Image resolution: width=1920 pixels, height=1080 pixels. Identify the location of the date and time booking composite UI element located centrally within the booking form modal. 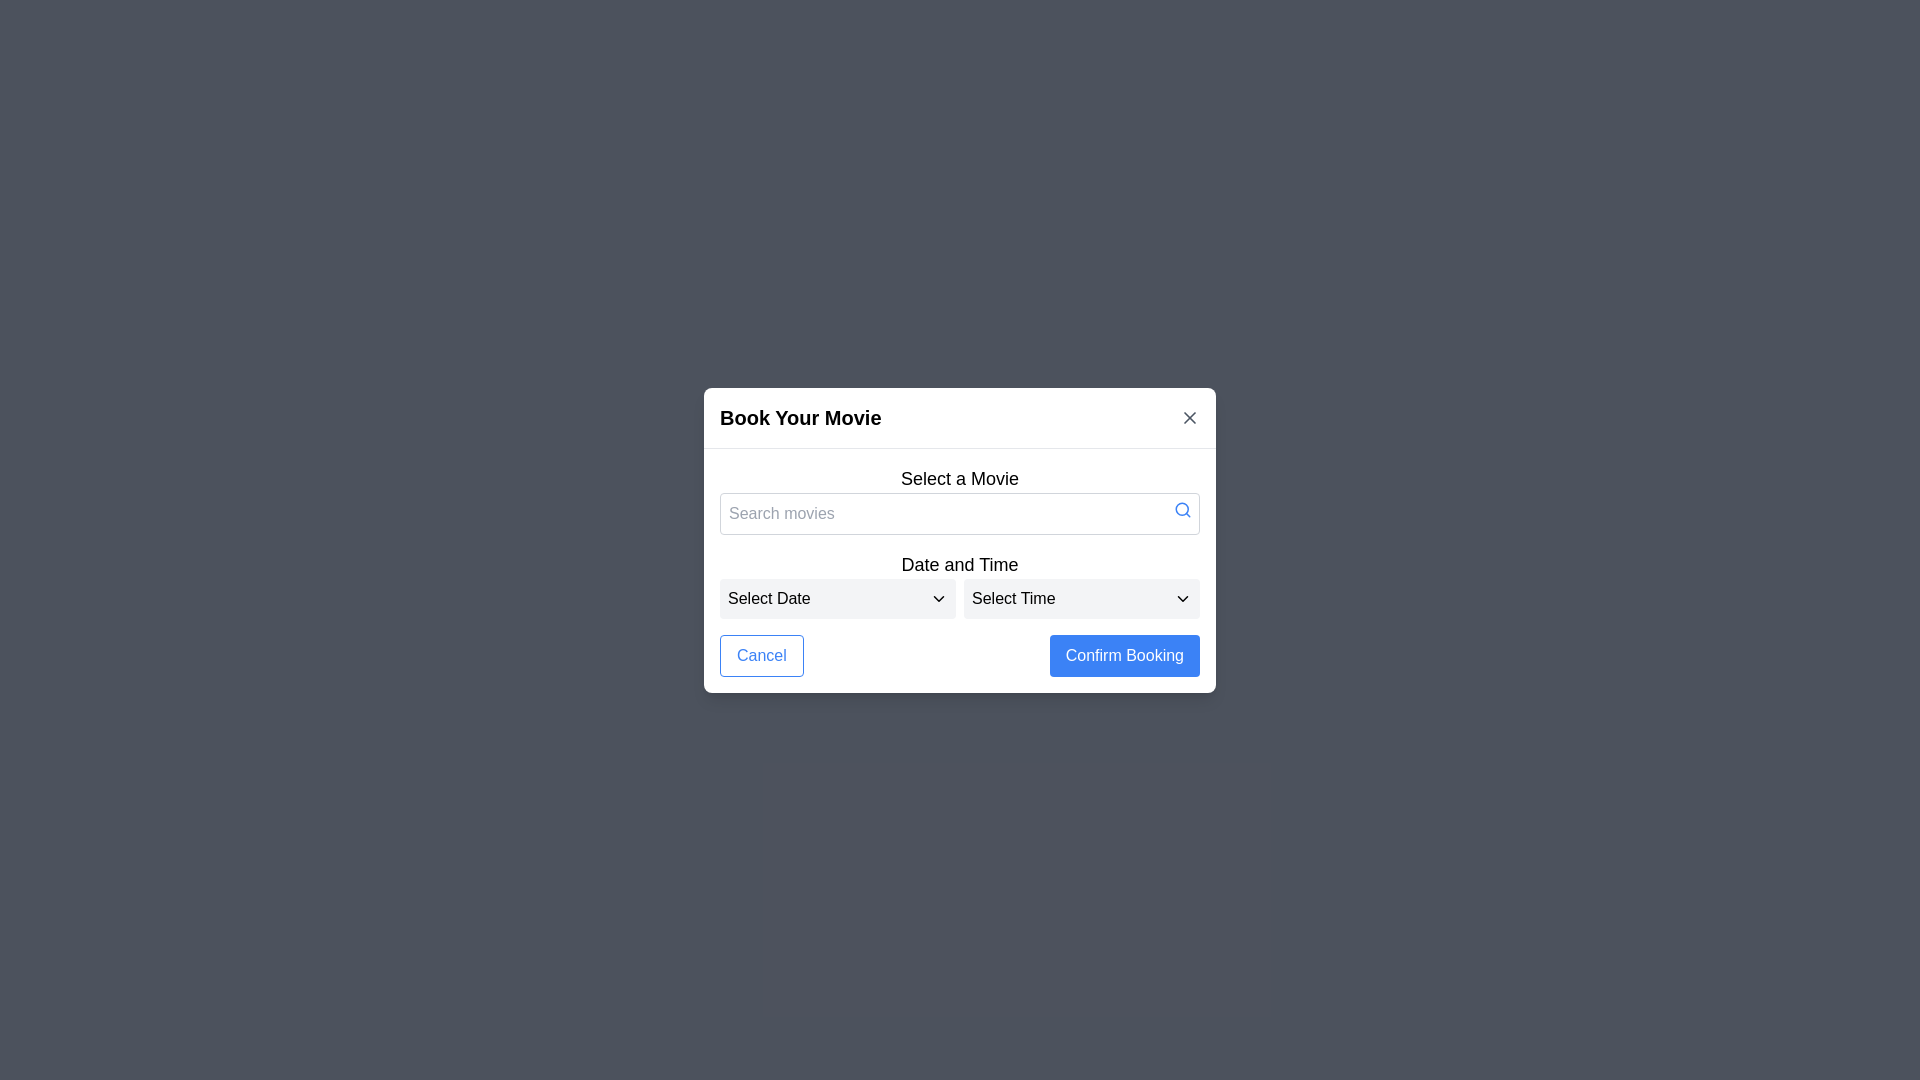
(960, 583).